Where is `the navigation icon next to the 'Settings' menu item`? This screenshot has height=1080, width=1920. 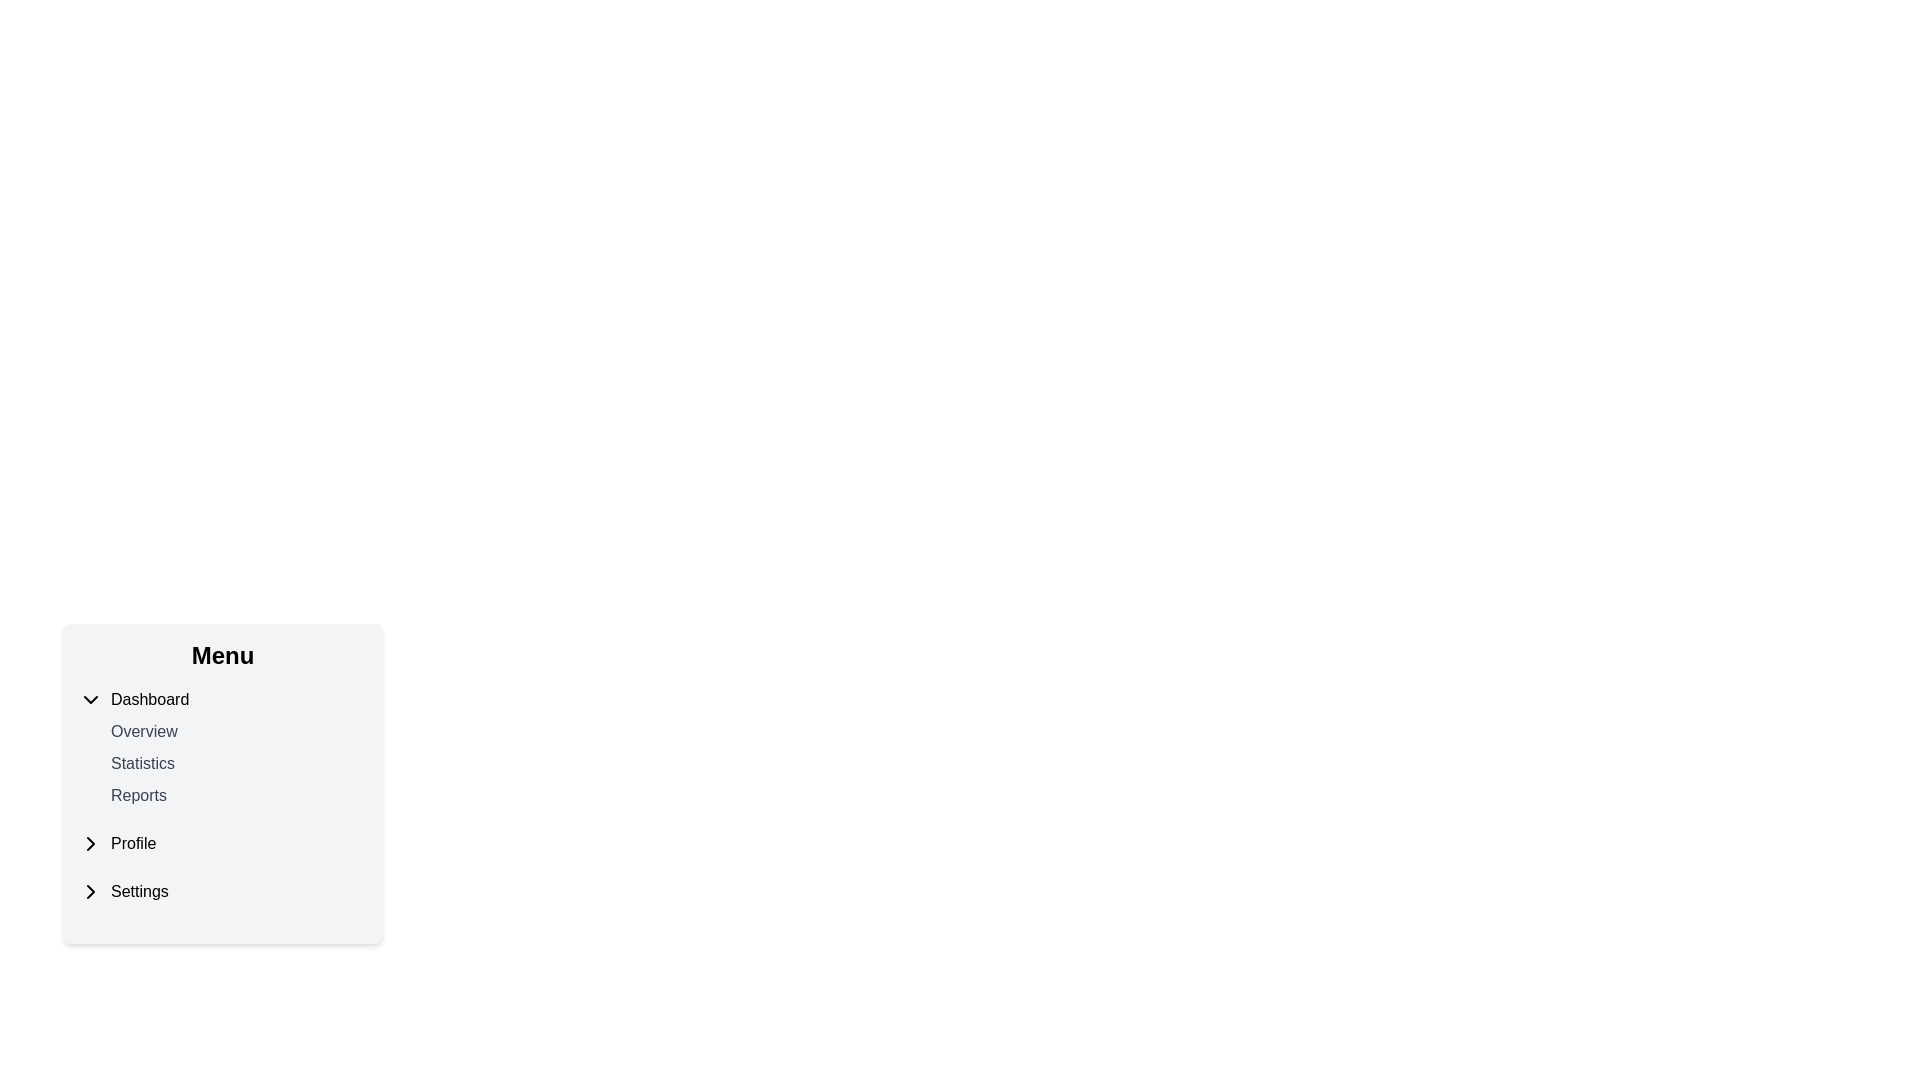
the navigation icon next to the 'Settings' menu item is located at coordinates (90, 890).